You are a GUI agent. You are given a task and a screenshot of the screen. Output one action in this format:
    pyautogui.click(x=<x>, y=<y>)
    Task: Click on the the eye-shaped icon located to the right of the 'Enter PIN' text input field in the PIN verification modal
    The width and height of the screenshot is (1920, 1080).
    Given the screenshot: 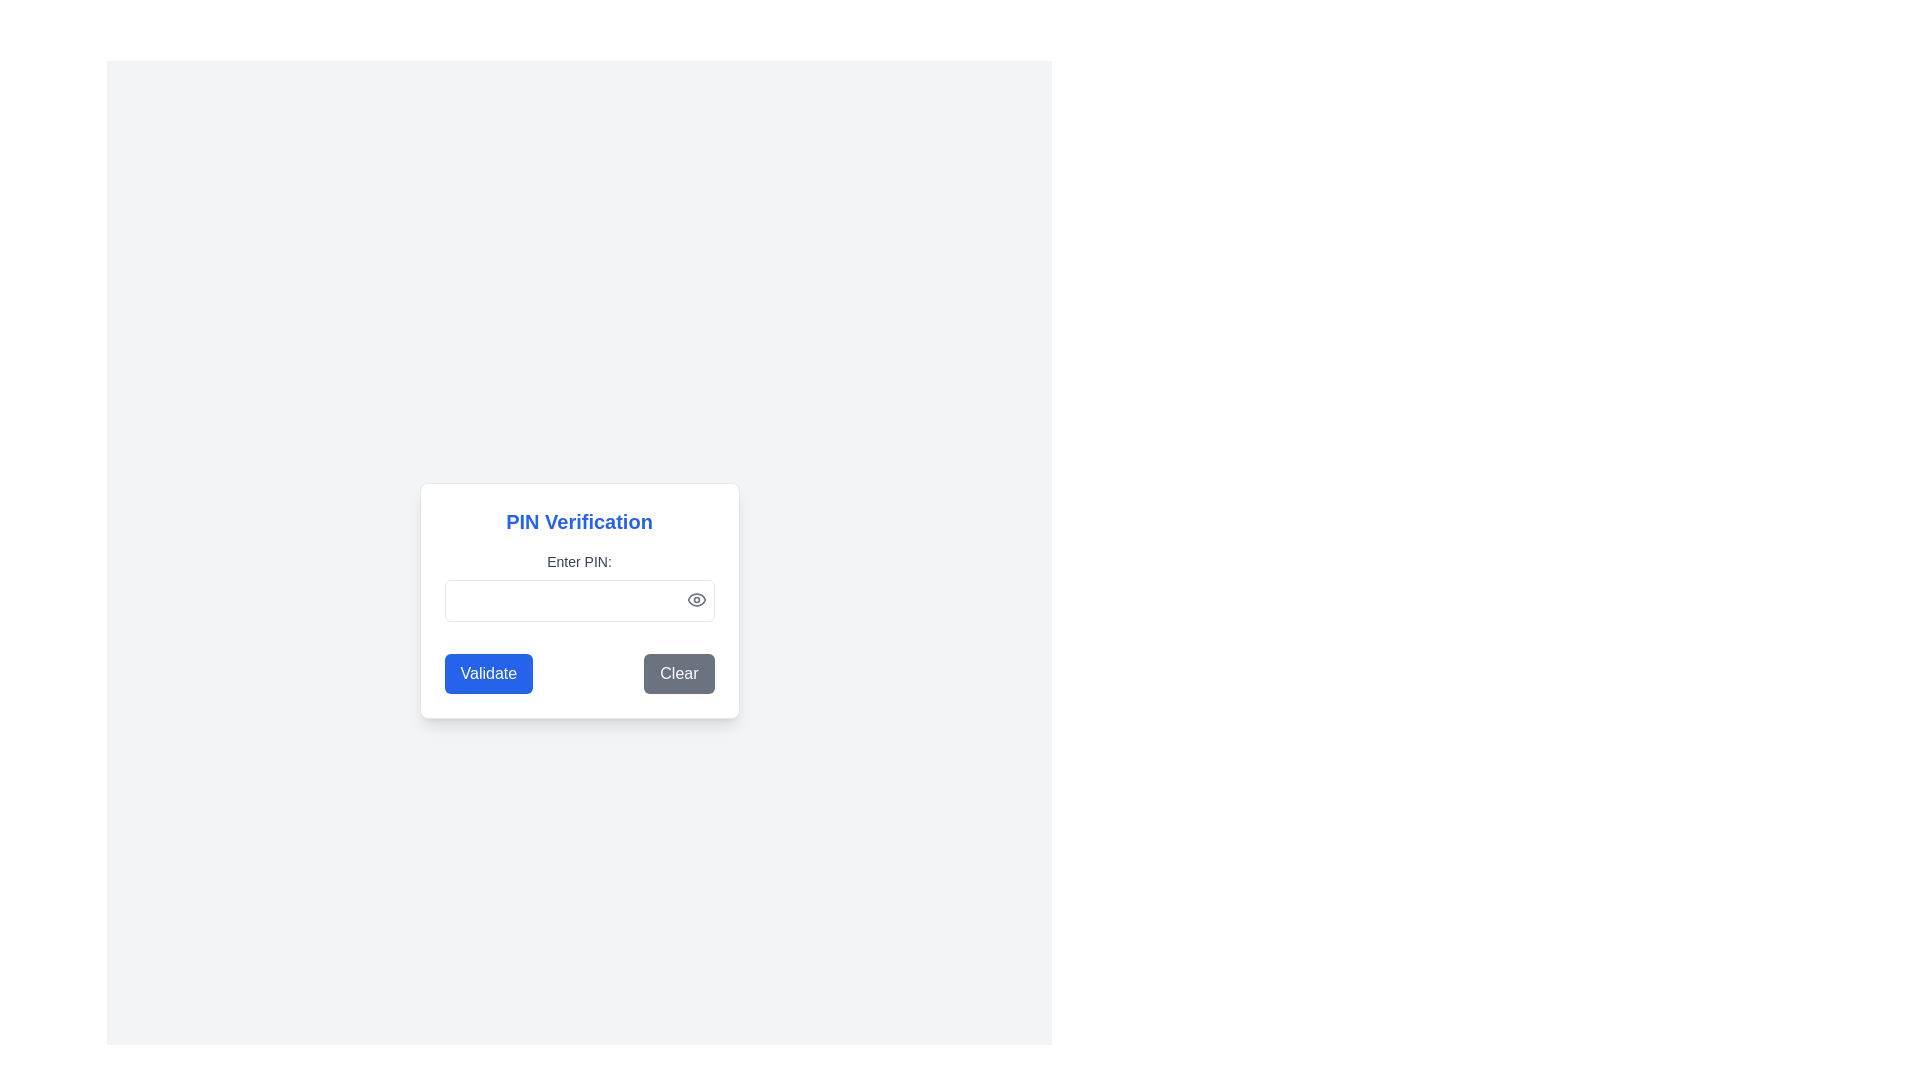 What is the action you would take?
    pyautogui.click(x=696, y=599)
    